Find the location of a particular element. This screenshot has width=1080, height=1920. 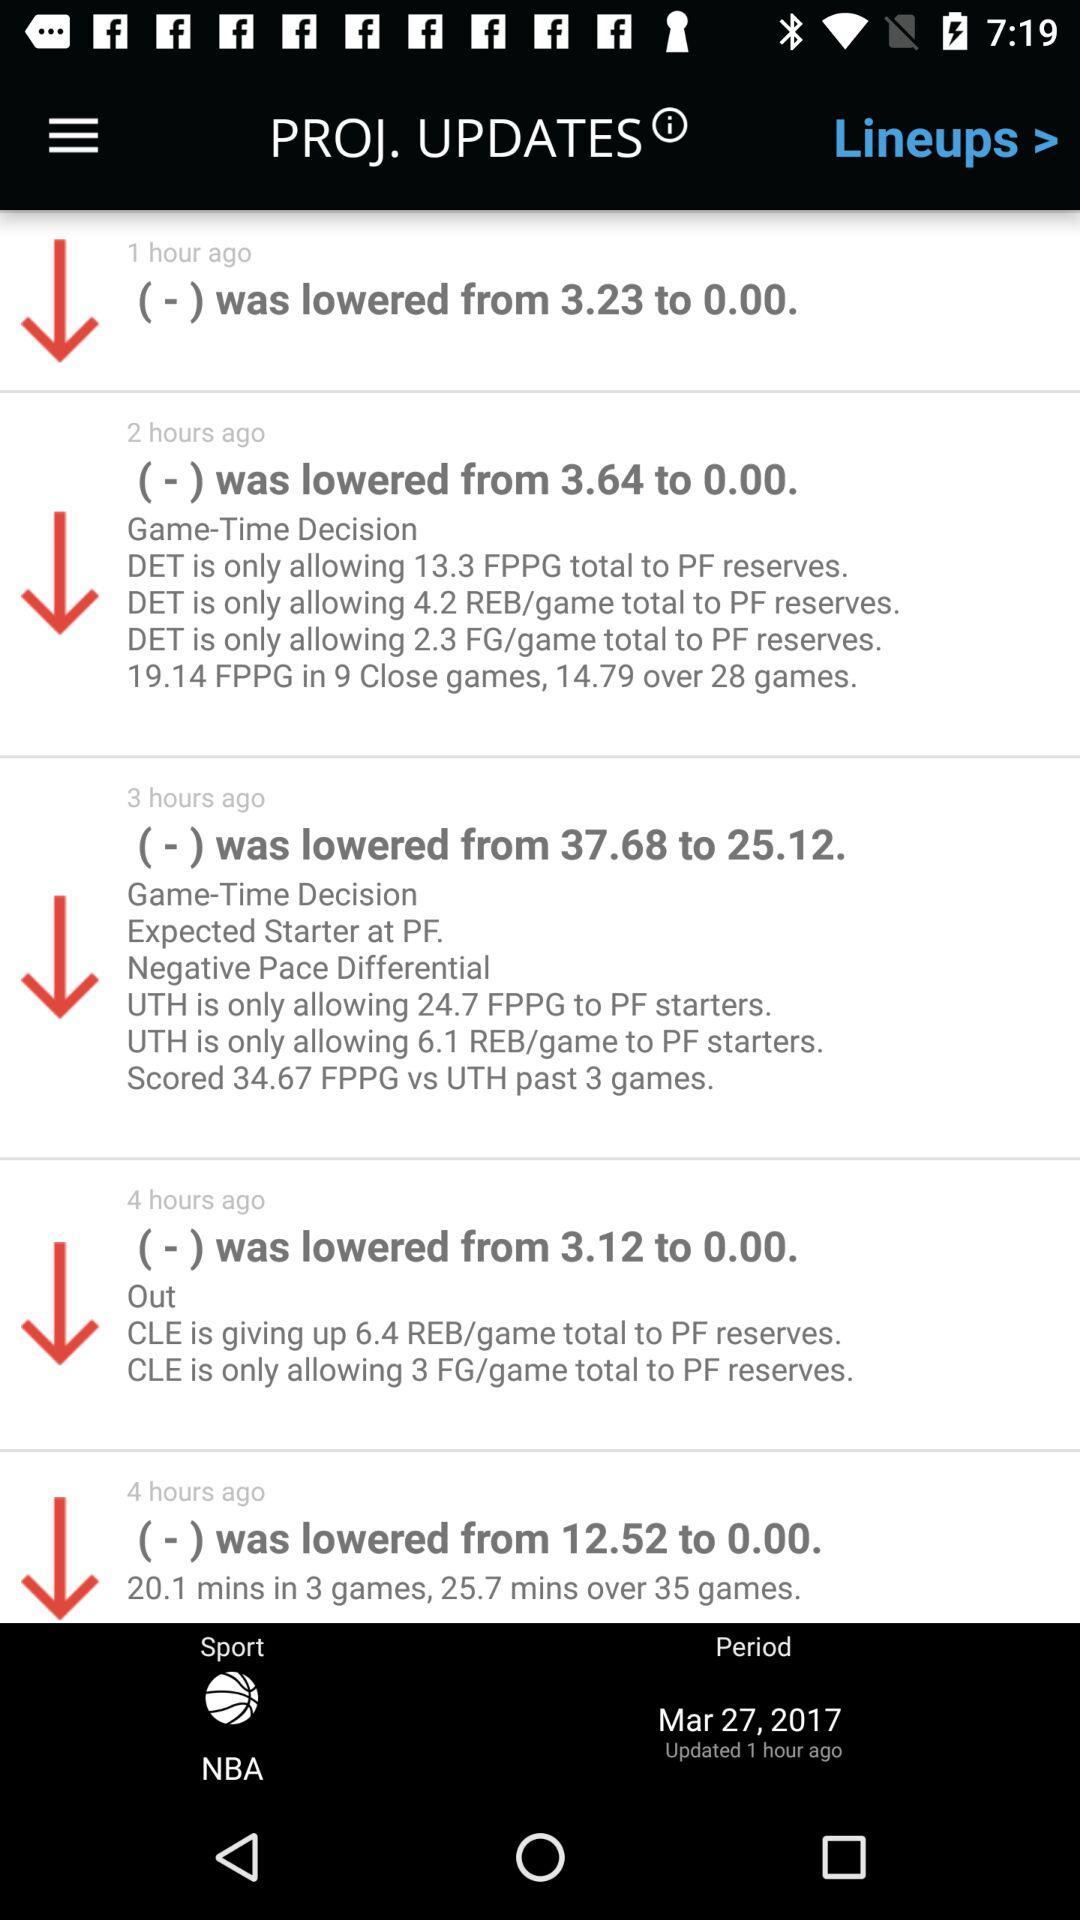

the icon at the top right corner is located at coordinates (945, 135).